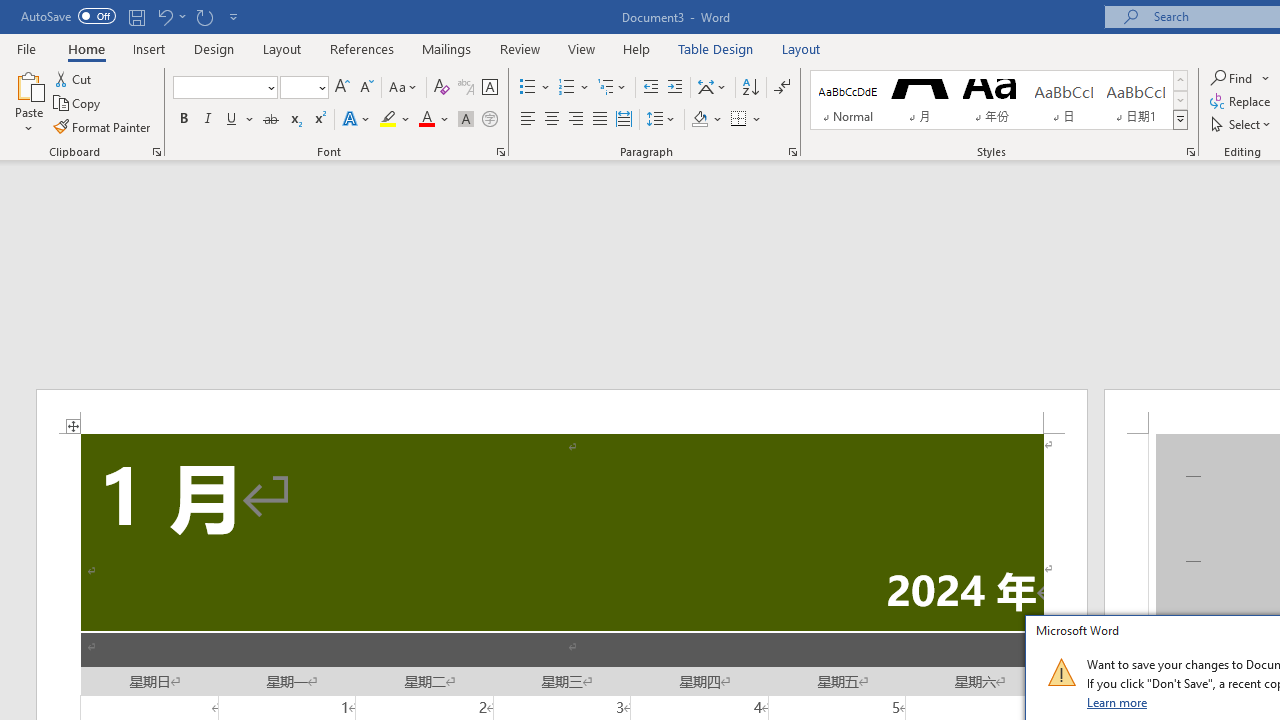  What do you see at coordinates (28, 103) in the screenshot?
I see `'Paste'` at bounding box center [28, 103].